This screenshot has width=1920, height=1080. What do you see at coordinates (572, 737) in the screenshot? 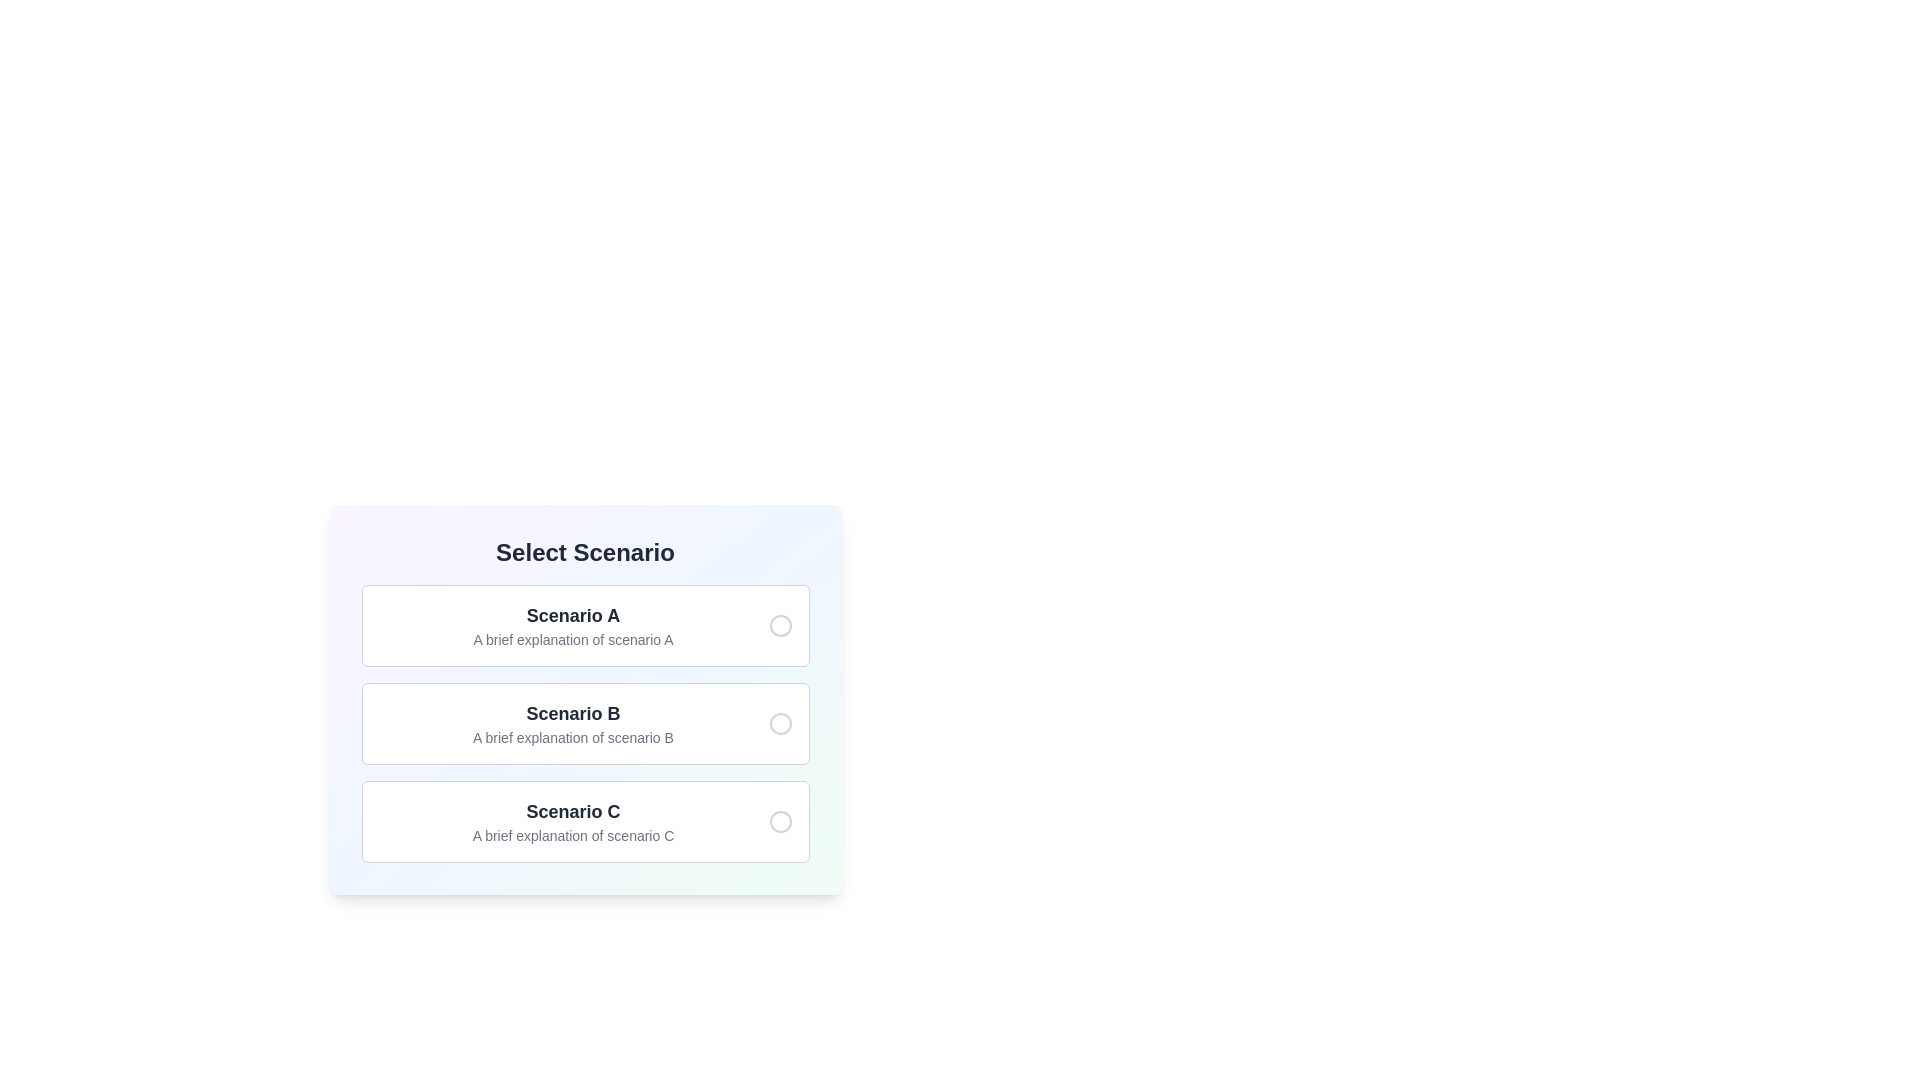
I see `the text label displaying 'A brief explanation of scenario B', located below the title 'Scenario B' in the list of scenarios` at bounding box center [572, 737].